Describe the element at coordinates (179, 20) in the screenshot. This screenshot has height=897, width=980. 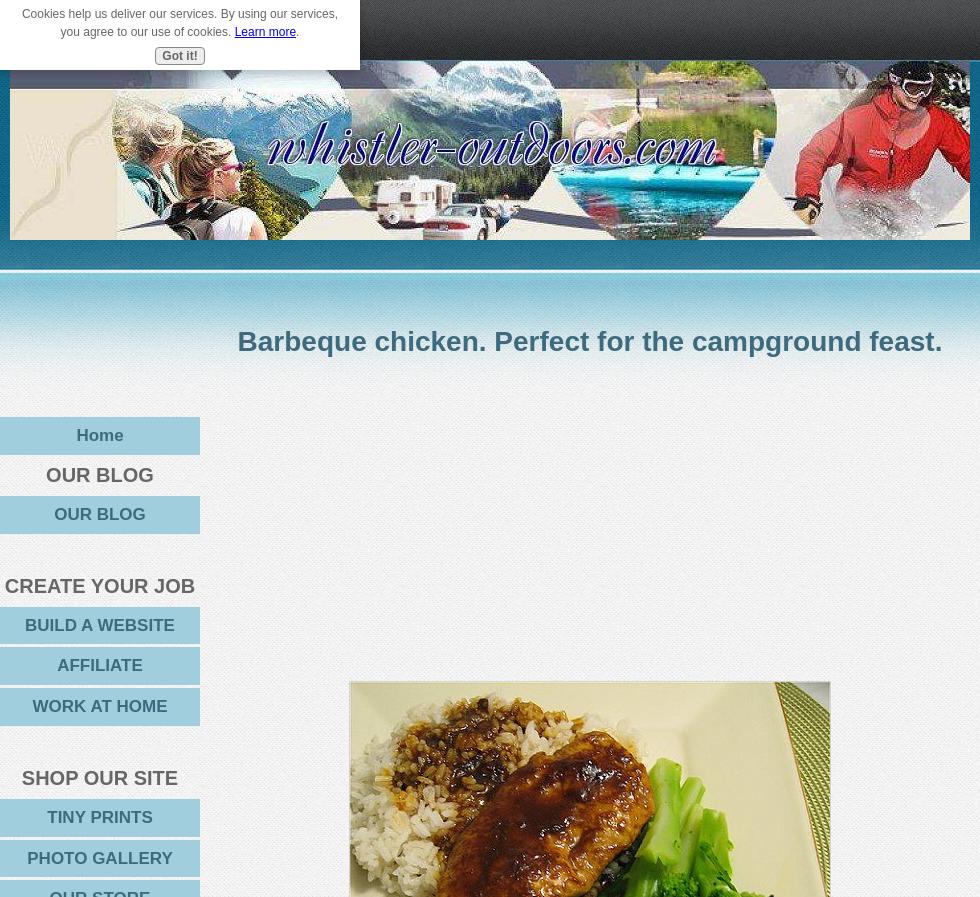
I see `'Cookies help us deliver our services. By using our services, you agree to our use of cookies.'` at that location.